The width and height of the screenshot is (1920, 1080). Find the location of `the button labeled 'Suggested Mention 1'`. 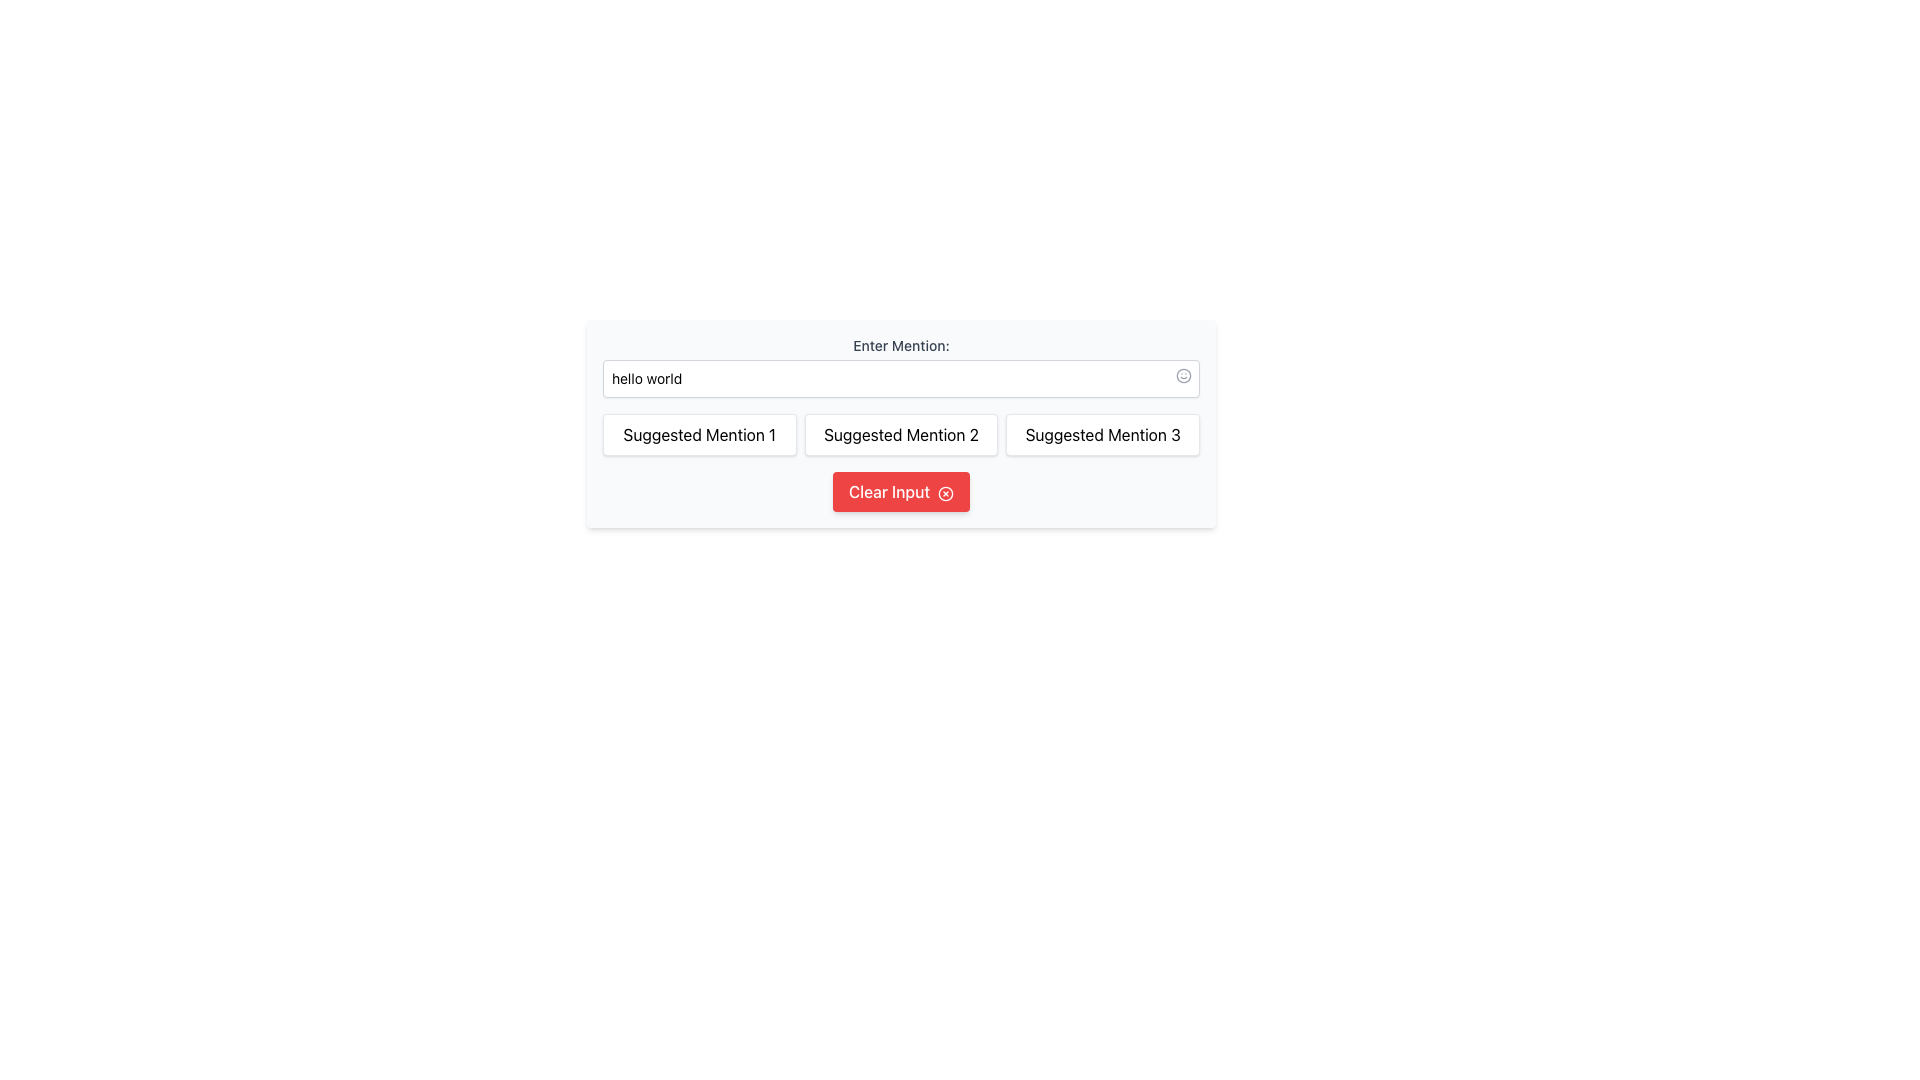

the button labeled 'Suggested Mention 1' is located at coordinates (699, 434).